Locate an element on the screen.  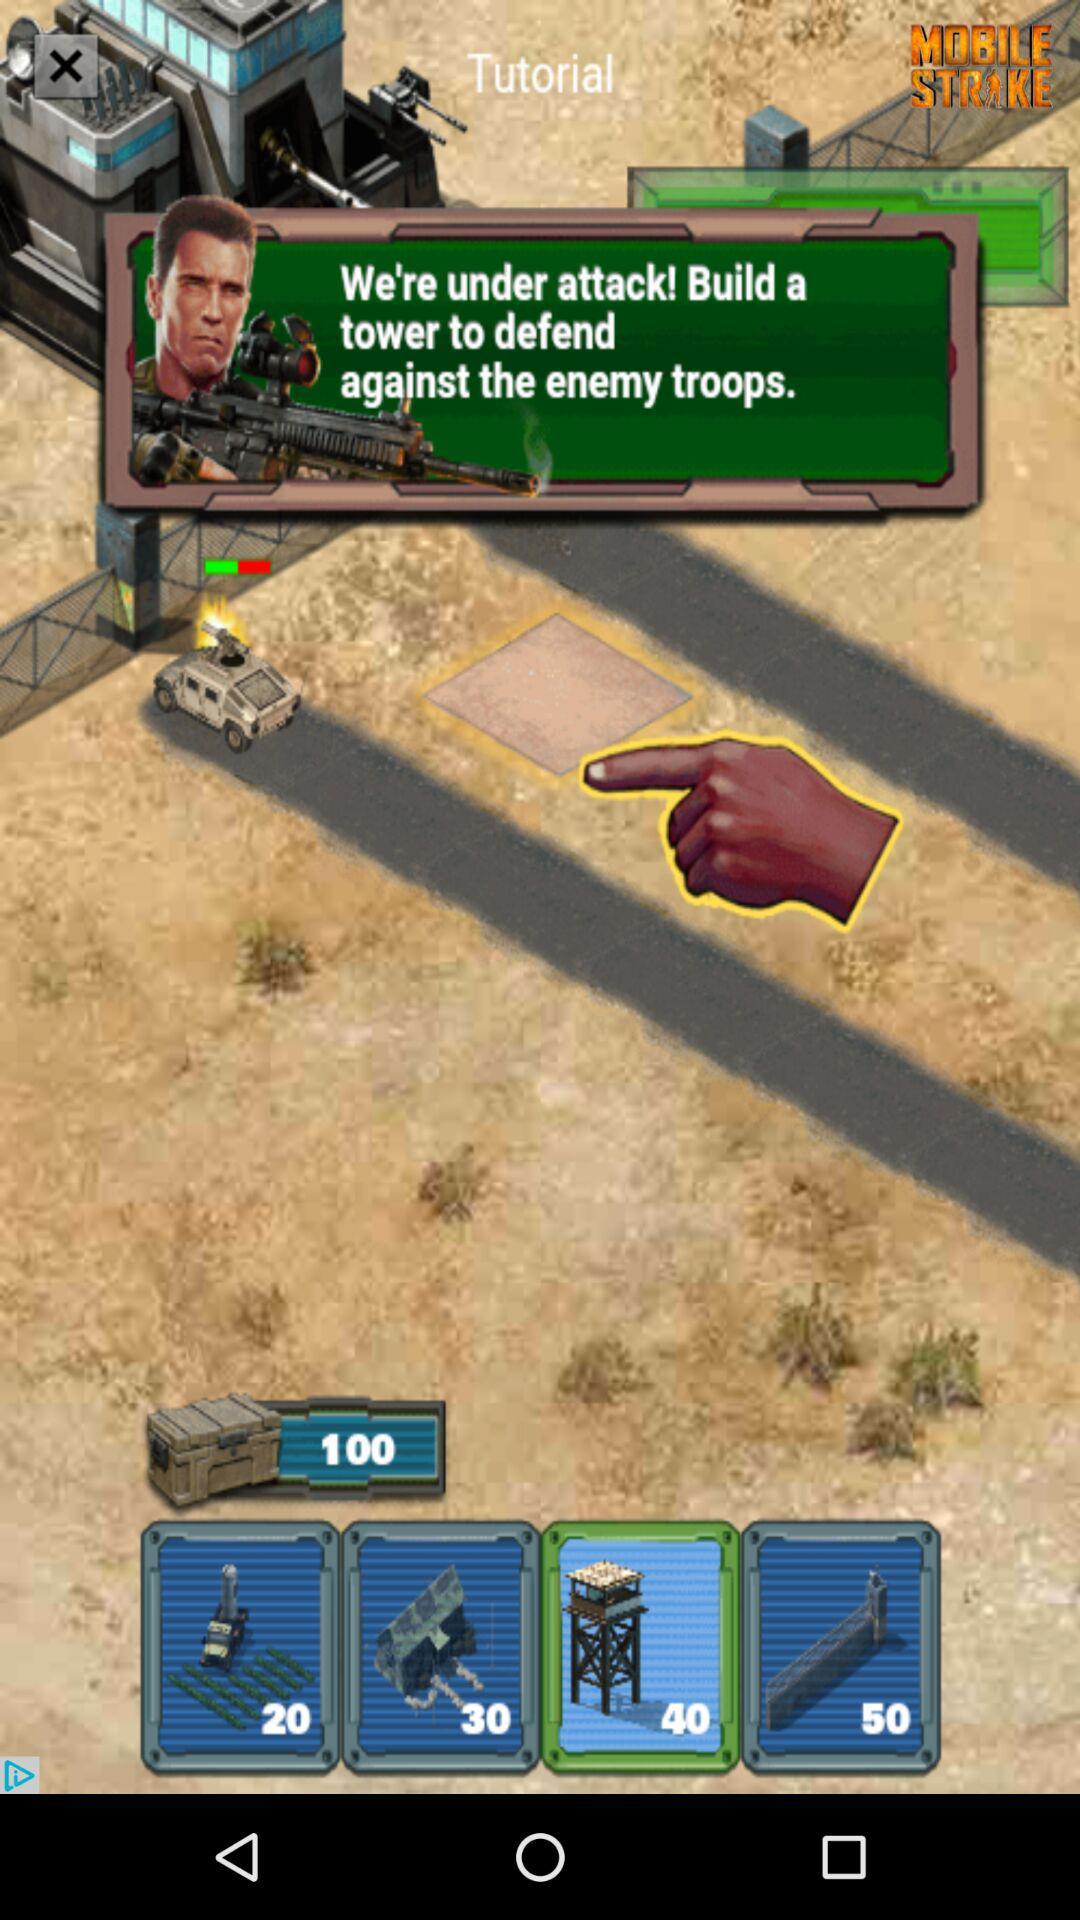
the close icon is located at coordinates (64, 70).